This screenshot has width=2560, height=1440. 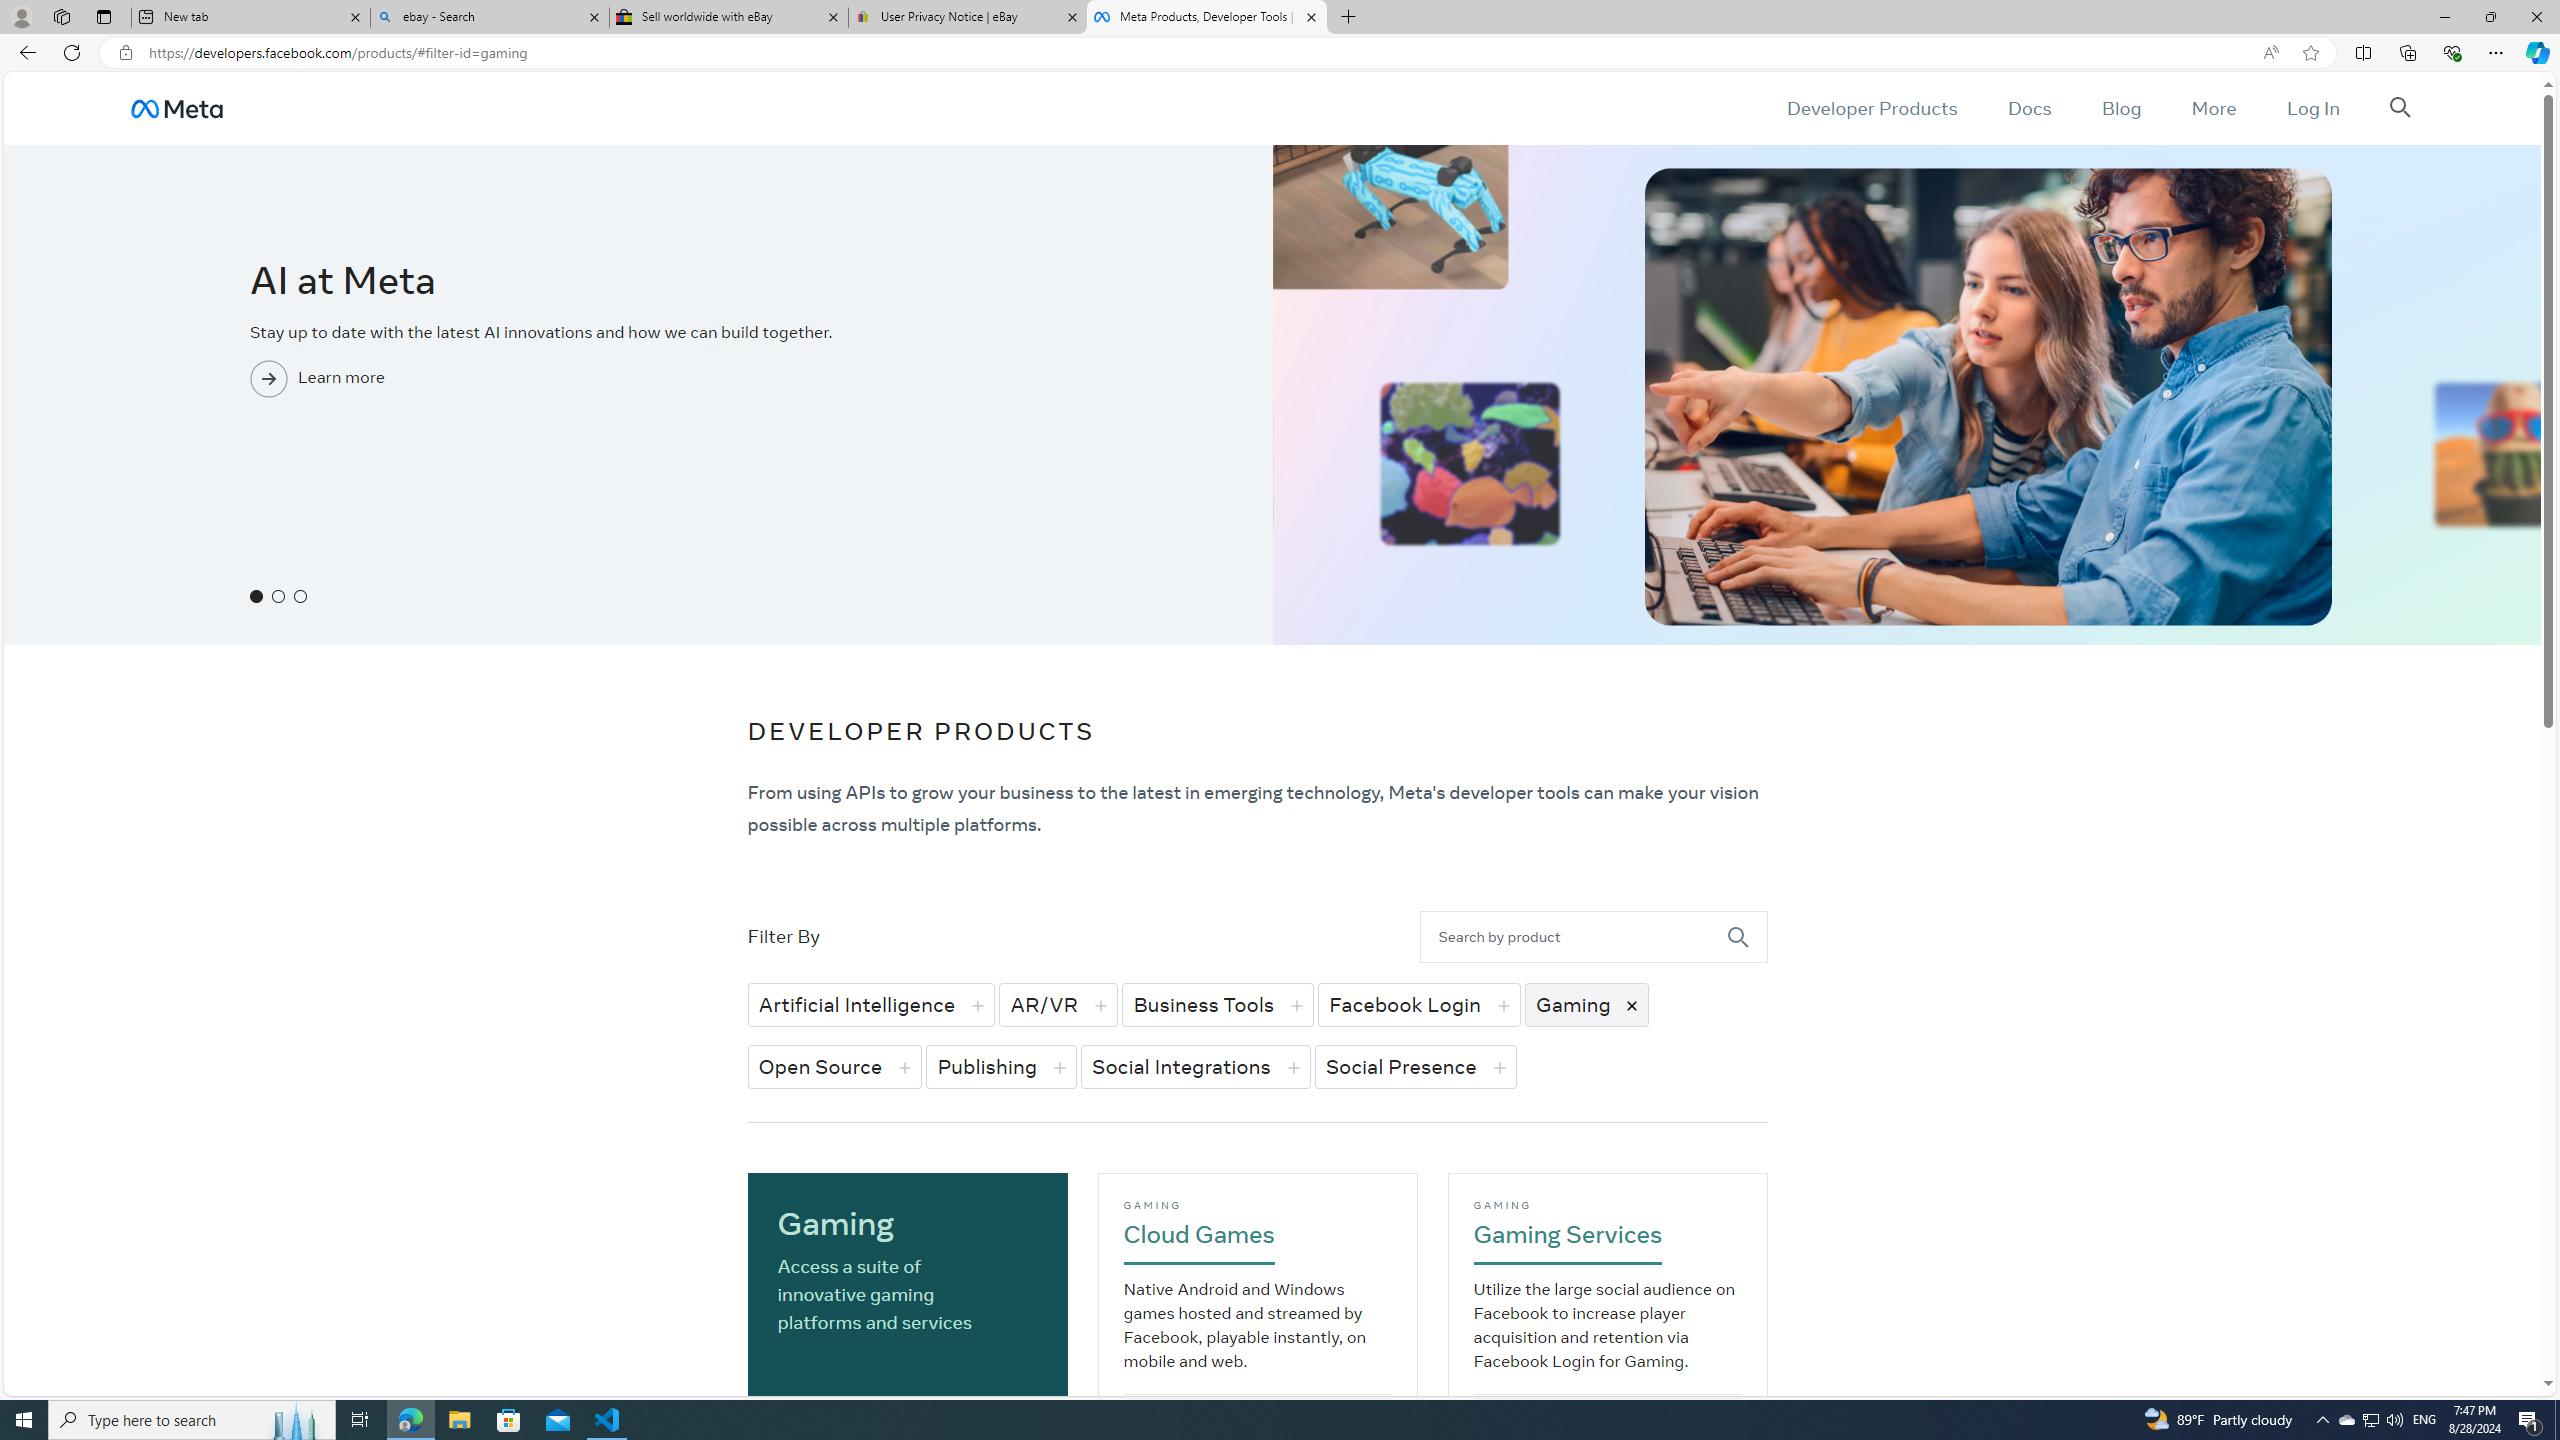 What do you see at coordinates (256, 595) in the screenshot?
I see `'Show slide 1'` at bounding box center [256, 595].